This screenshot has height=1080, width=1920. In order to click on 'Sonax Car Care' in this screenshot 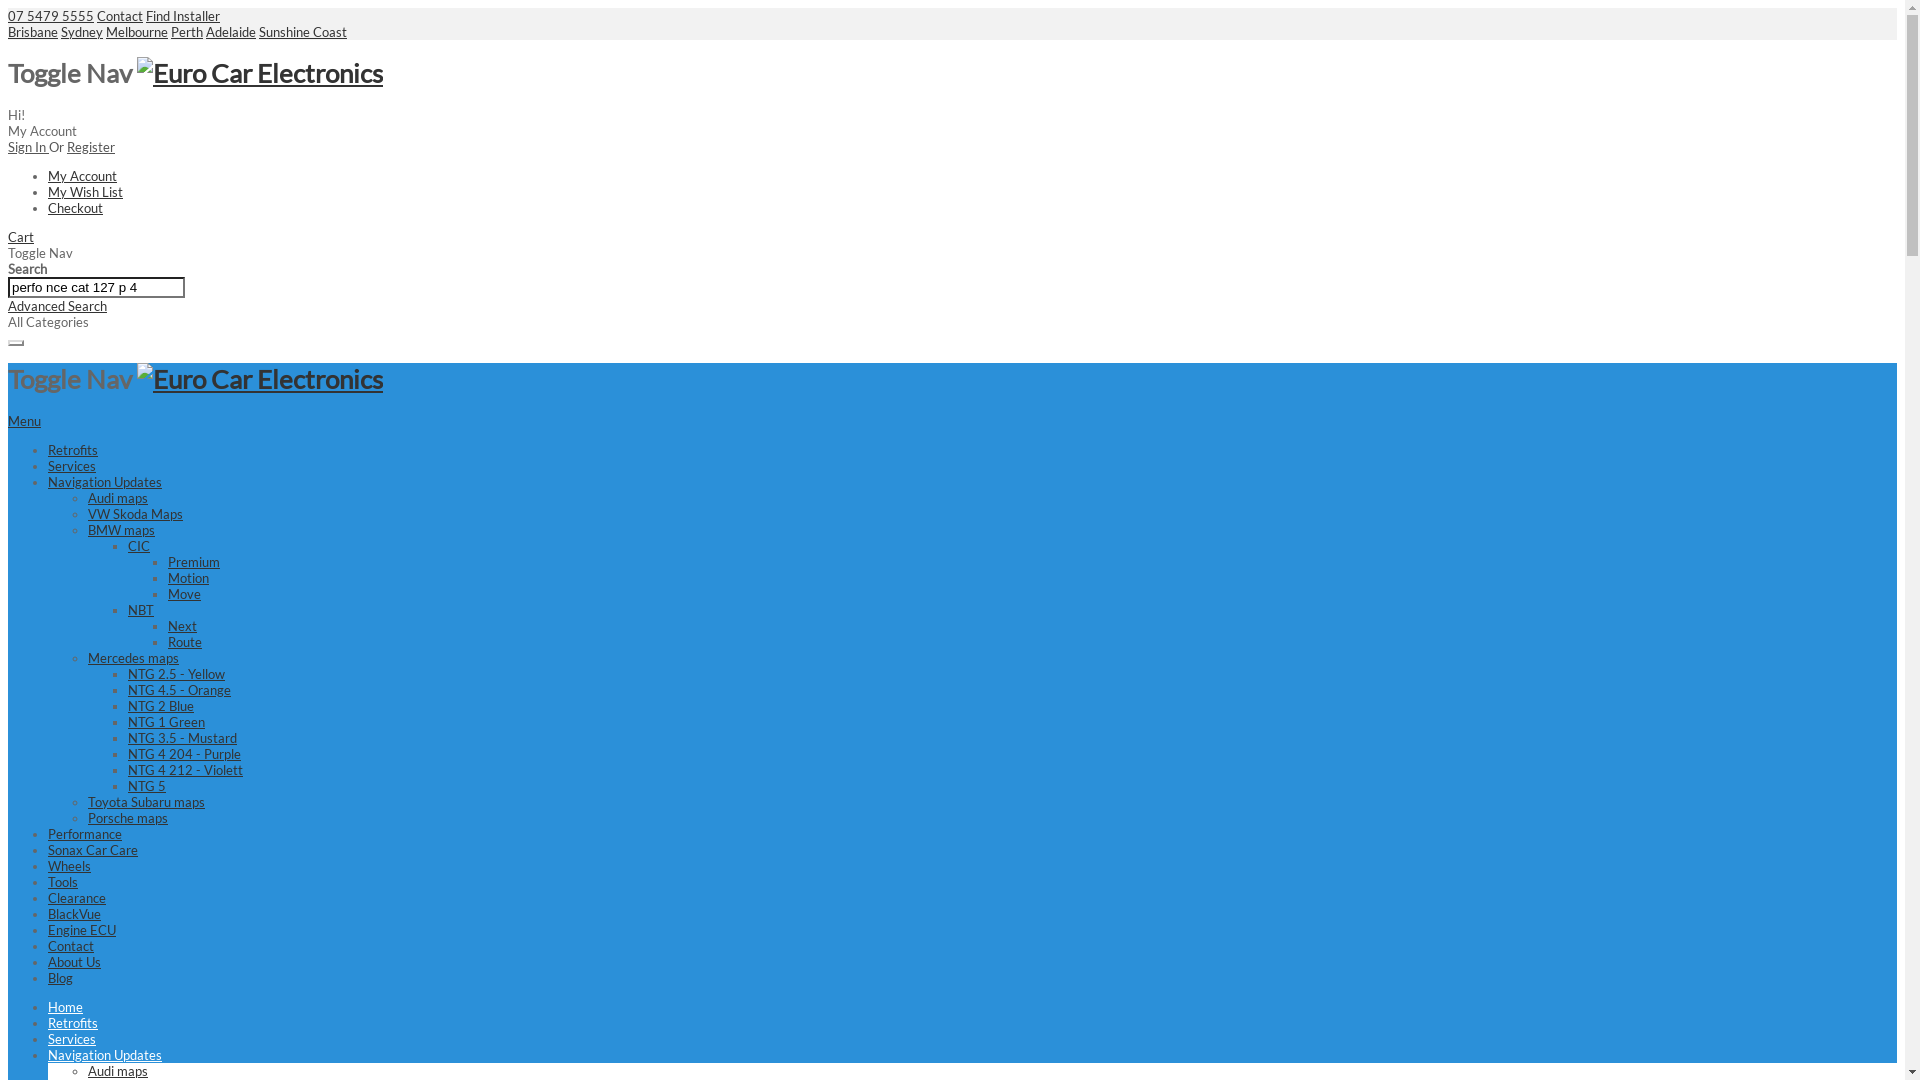, I will do `click(91, 849)`.